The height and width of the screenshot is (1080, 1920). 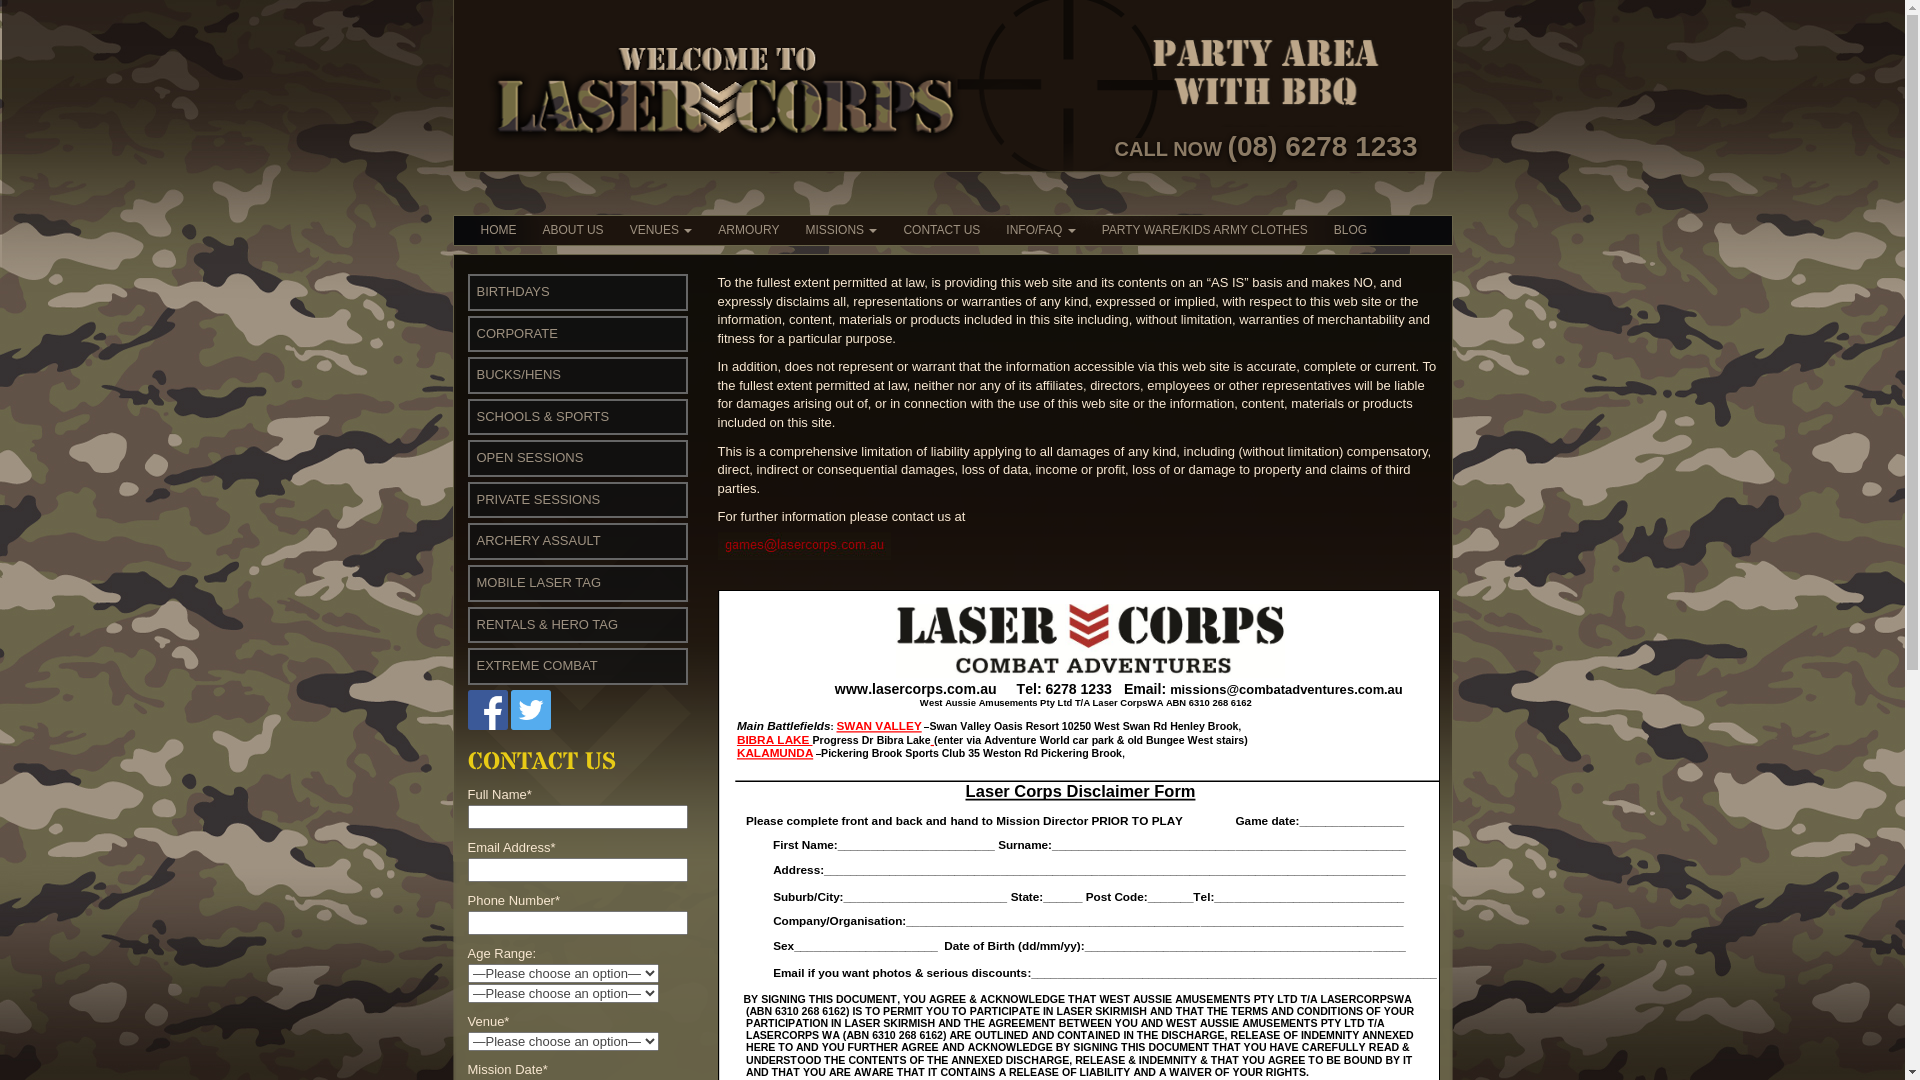 What do you see at coordinates (536, 665) in the screenshot?
I see `'EXTREME COMBAT'` at bounding box center [536, 665].